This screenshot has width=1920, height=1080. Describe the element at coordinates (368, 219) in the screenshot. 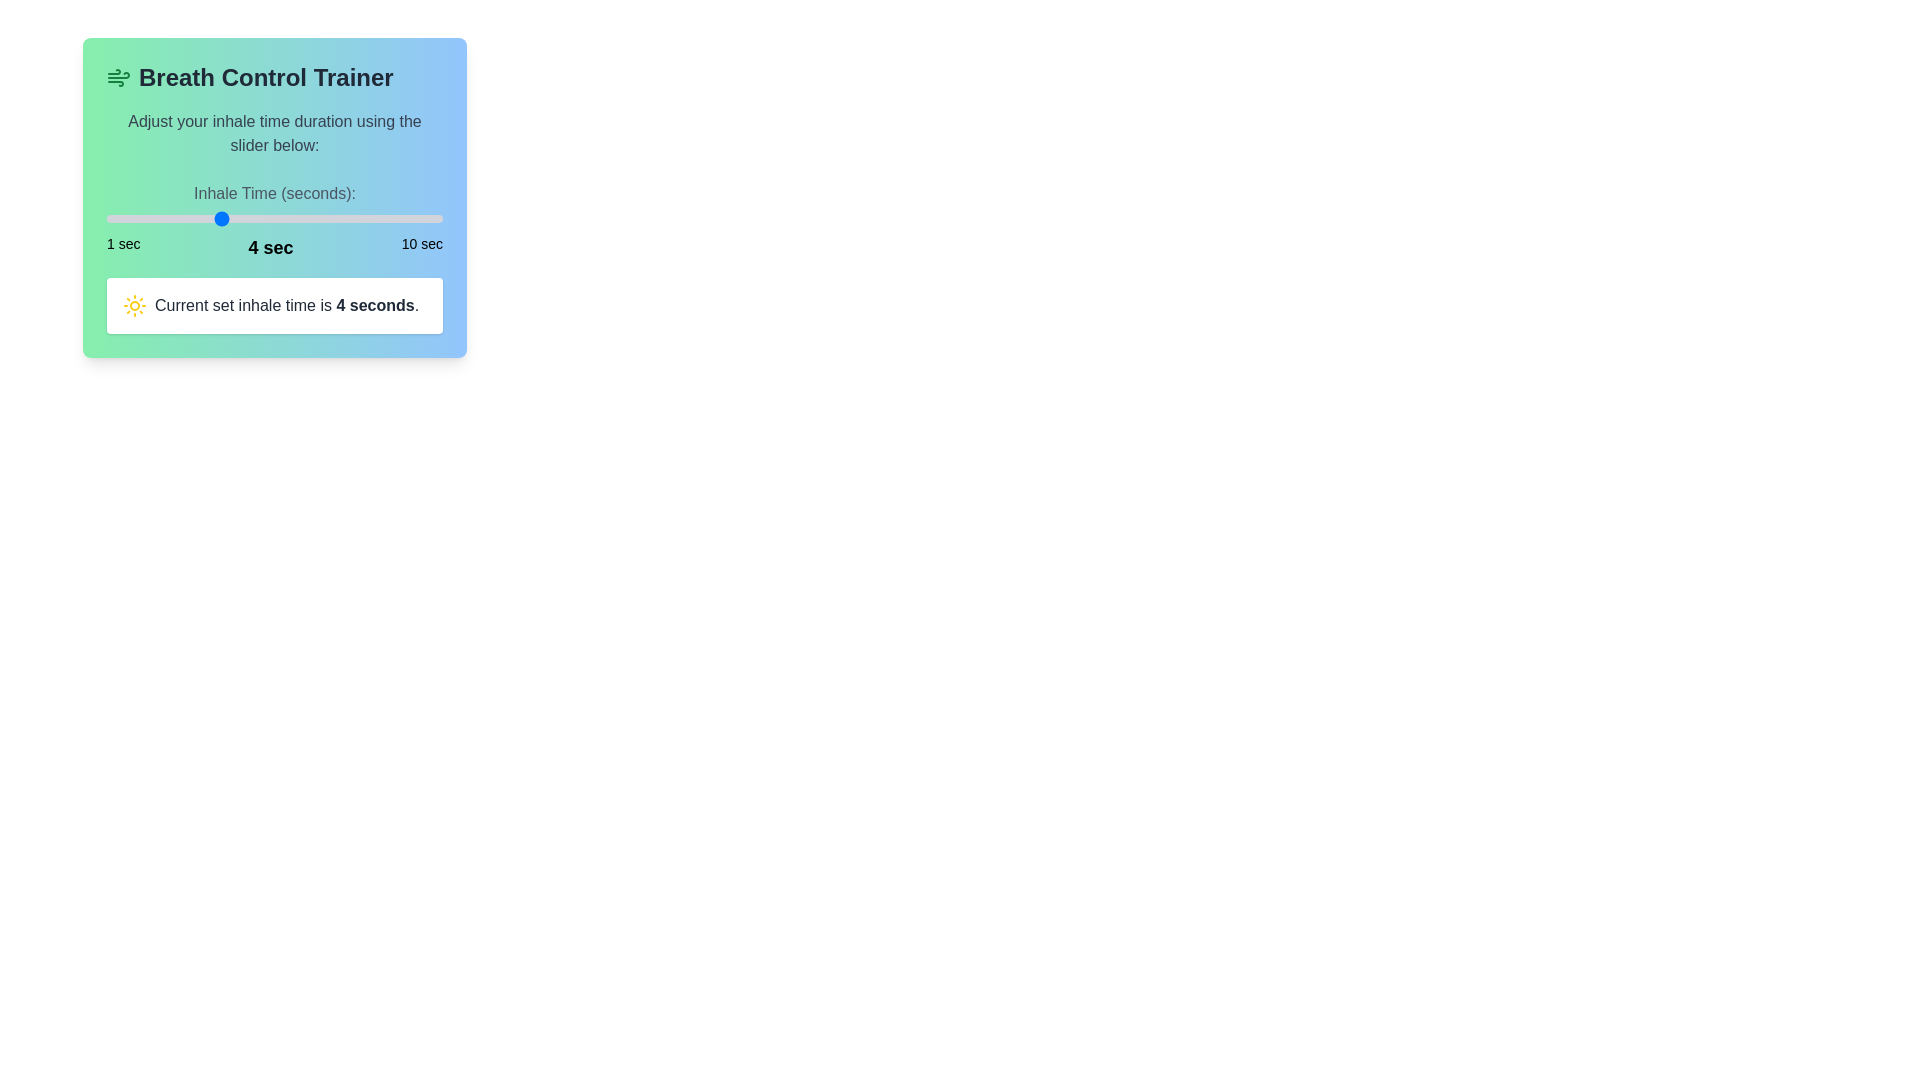

I see `the inhale time to 8 seconds using the slider` at that location.